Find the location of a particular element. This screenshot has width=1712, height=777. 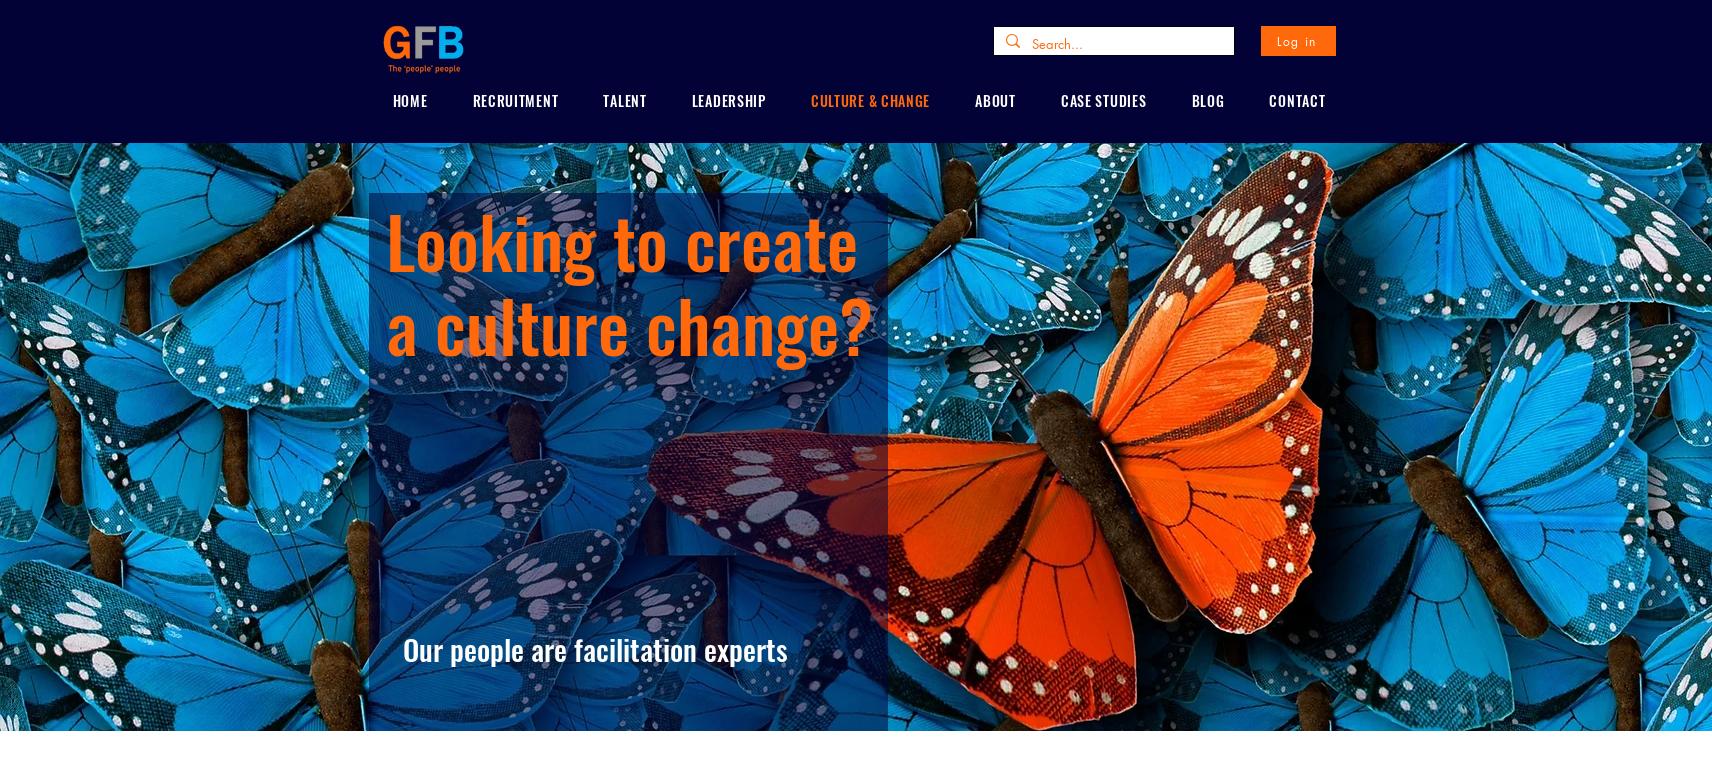

'CULTURE & CHANGE' is located at coordinates (869, 99).